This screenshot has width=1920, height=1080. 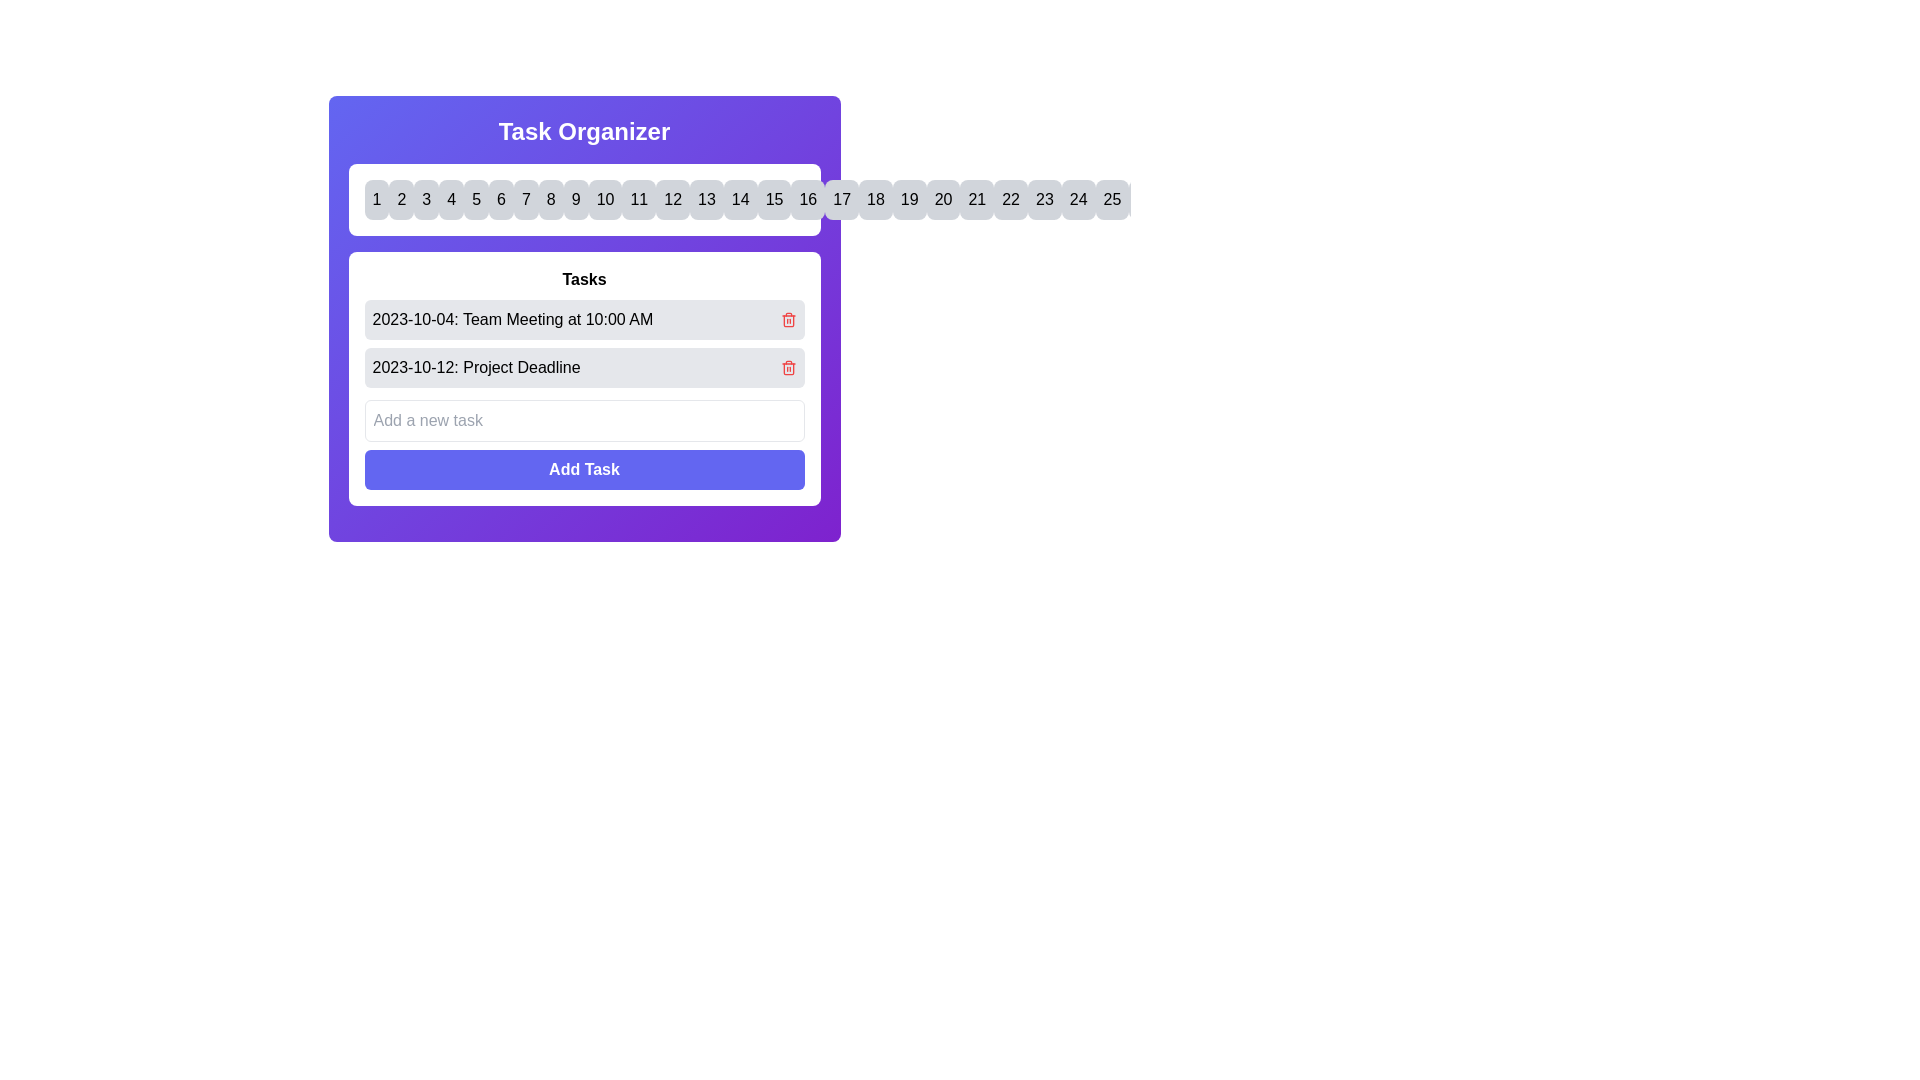 What do you see at coordinates (1011, 200) in the screenshot?
I see `the button displaying the number '22' in bold black text, which is part of a grid-like sequence and located in the 22nd slot of the horizontally aligned list` at bounding box center [1011, 200].